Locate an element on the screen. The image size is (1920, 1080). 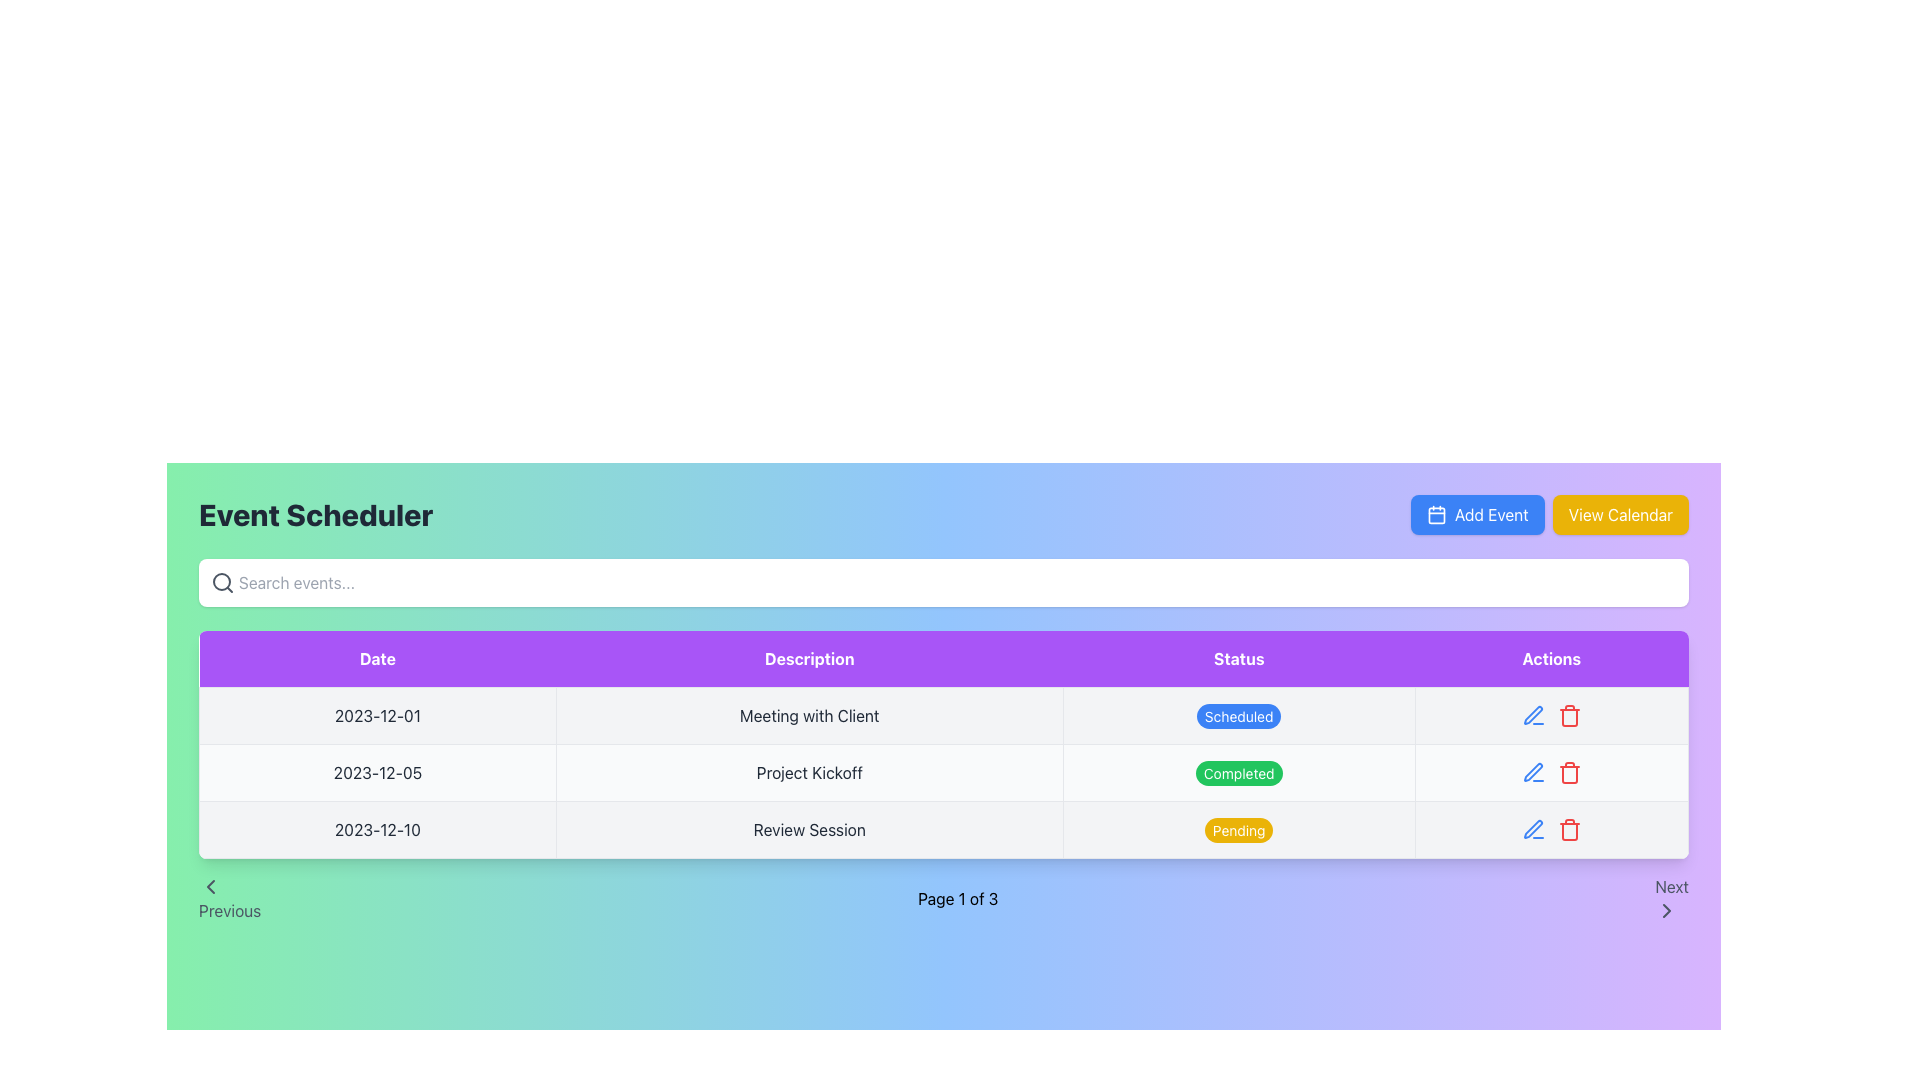
the text label for the project titled 'Project Kickoff', located in the second row of the table under the 'Description' column is located at coordinates (809, 771).